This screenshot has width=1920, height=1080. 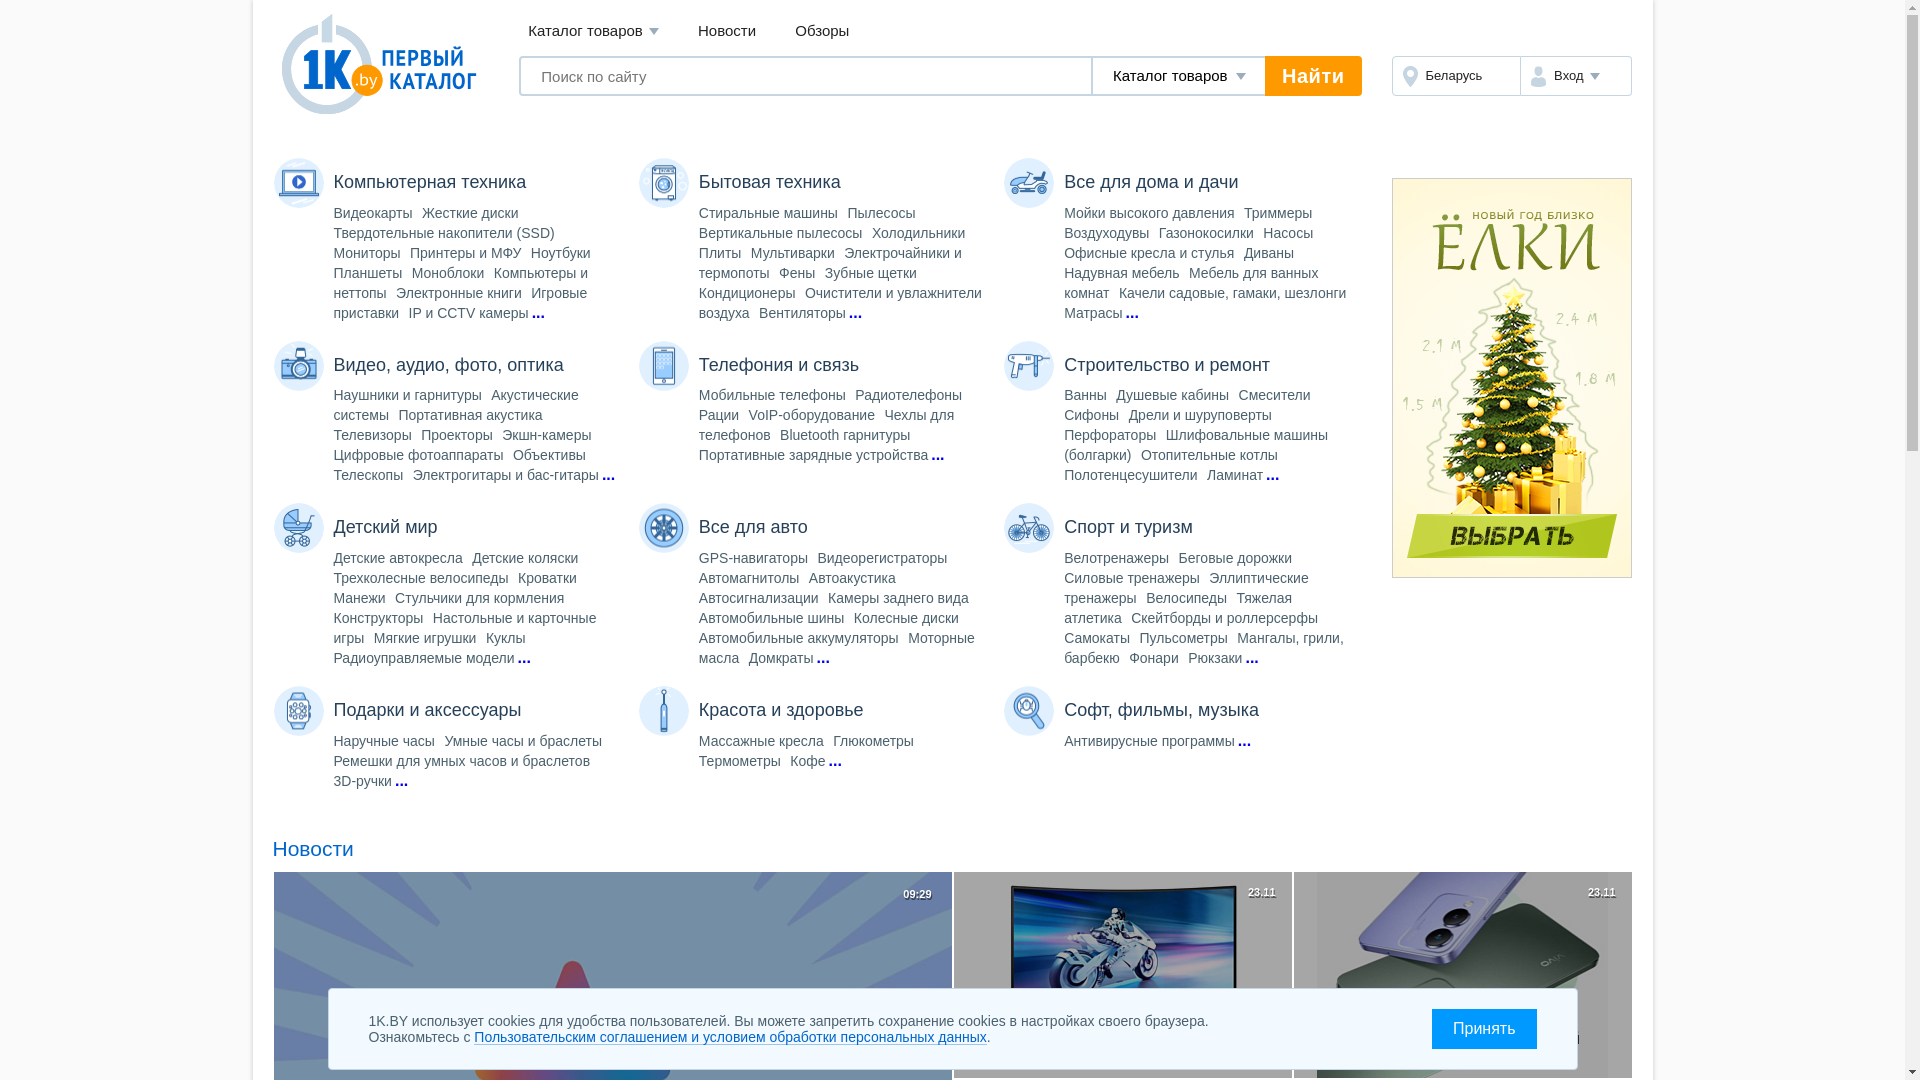 What do you see at coordinates (607, 474) in the screenshot?
I see `'...'` at bounding box center [607, 474].